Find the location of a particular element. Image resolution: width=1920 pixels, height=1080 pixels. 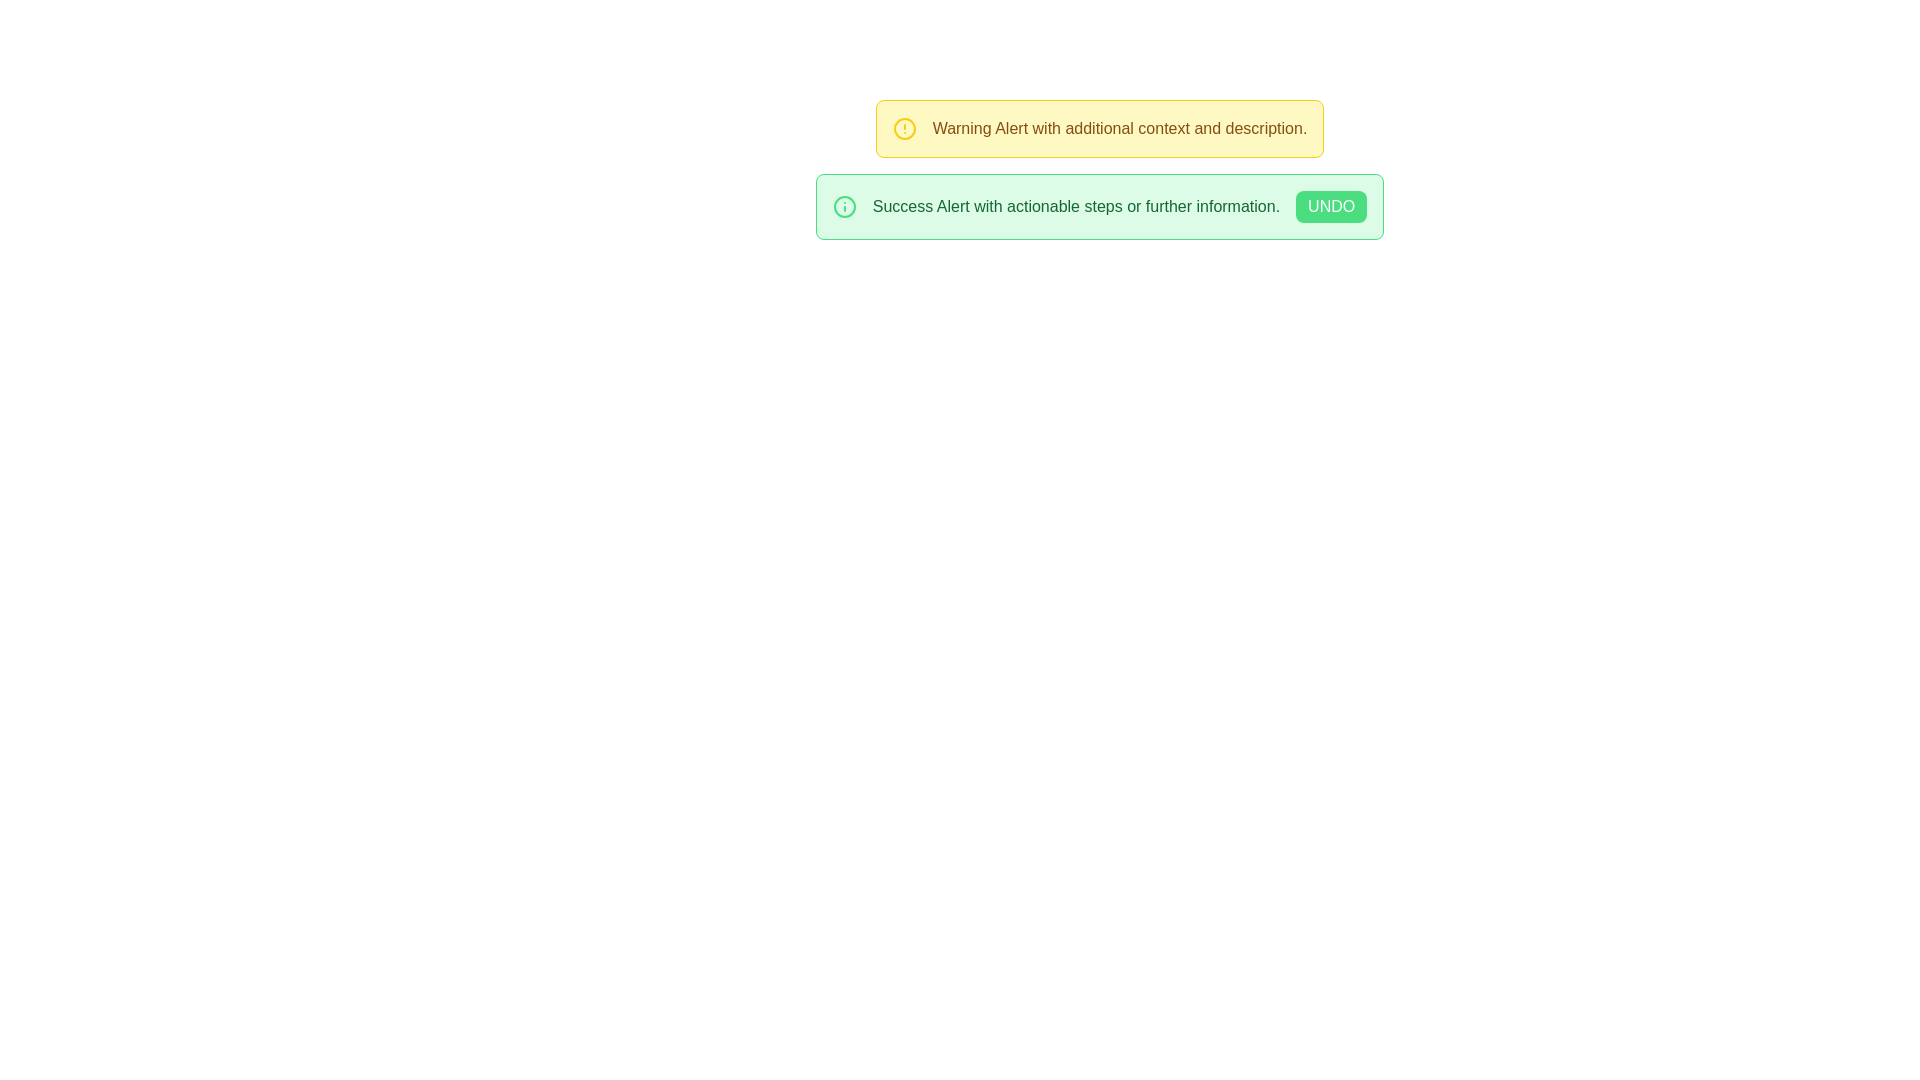

the success alert icon, which visually indicates the type of notification and is located to the left of the notification text 'Success Alert with actionable steps or further information' is located at coordinates (844, 207).